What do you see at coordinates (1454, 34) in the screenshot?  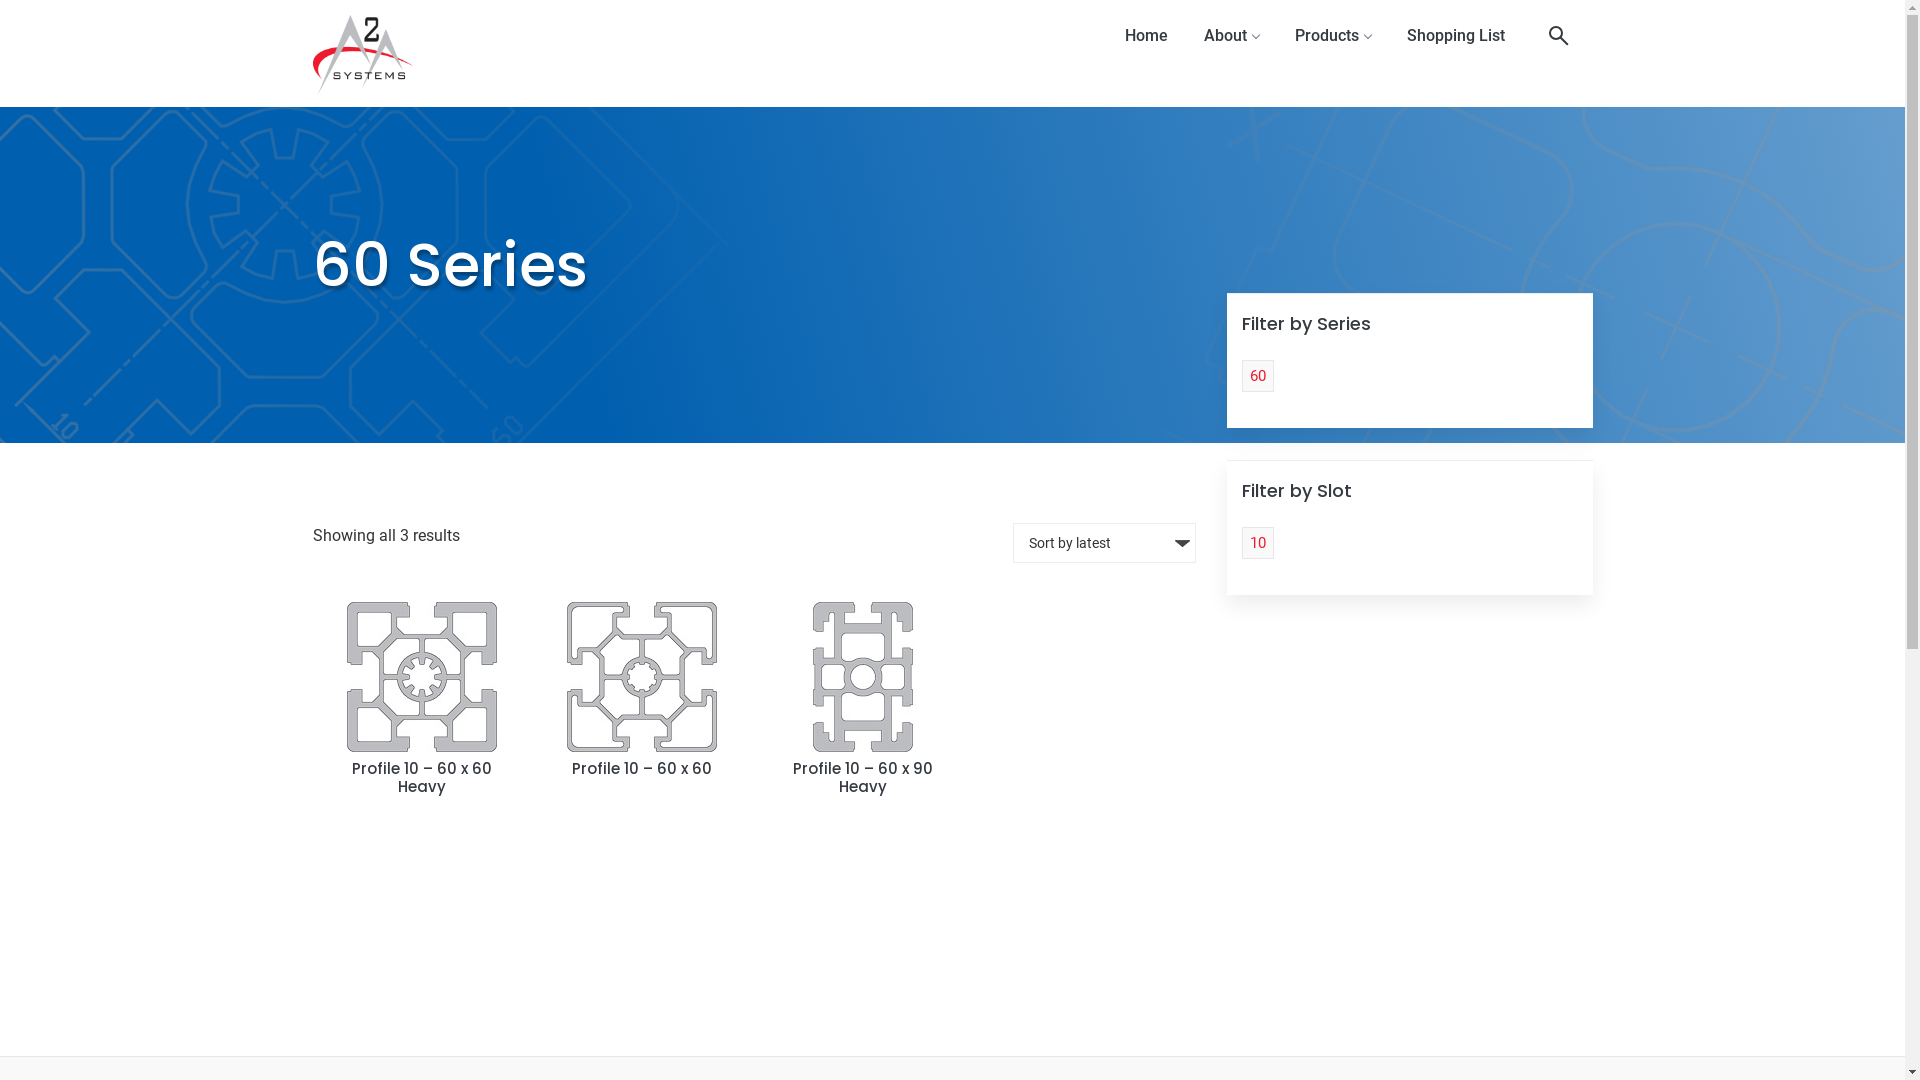 I see `'Shopping List'` at bounding box center [1454, 34].